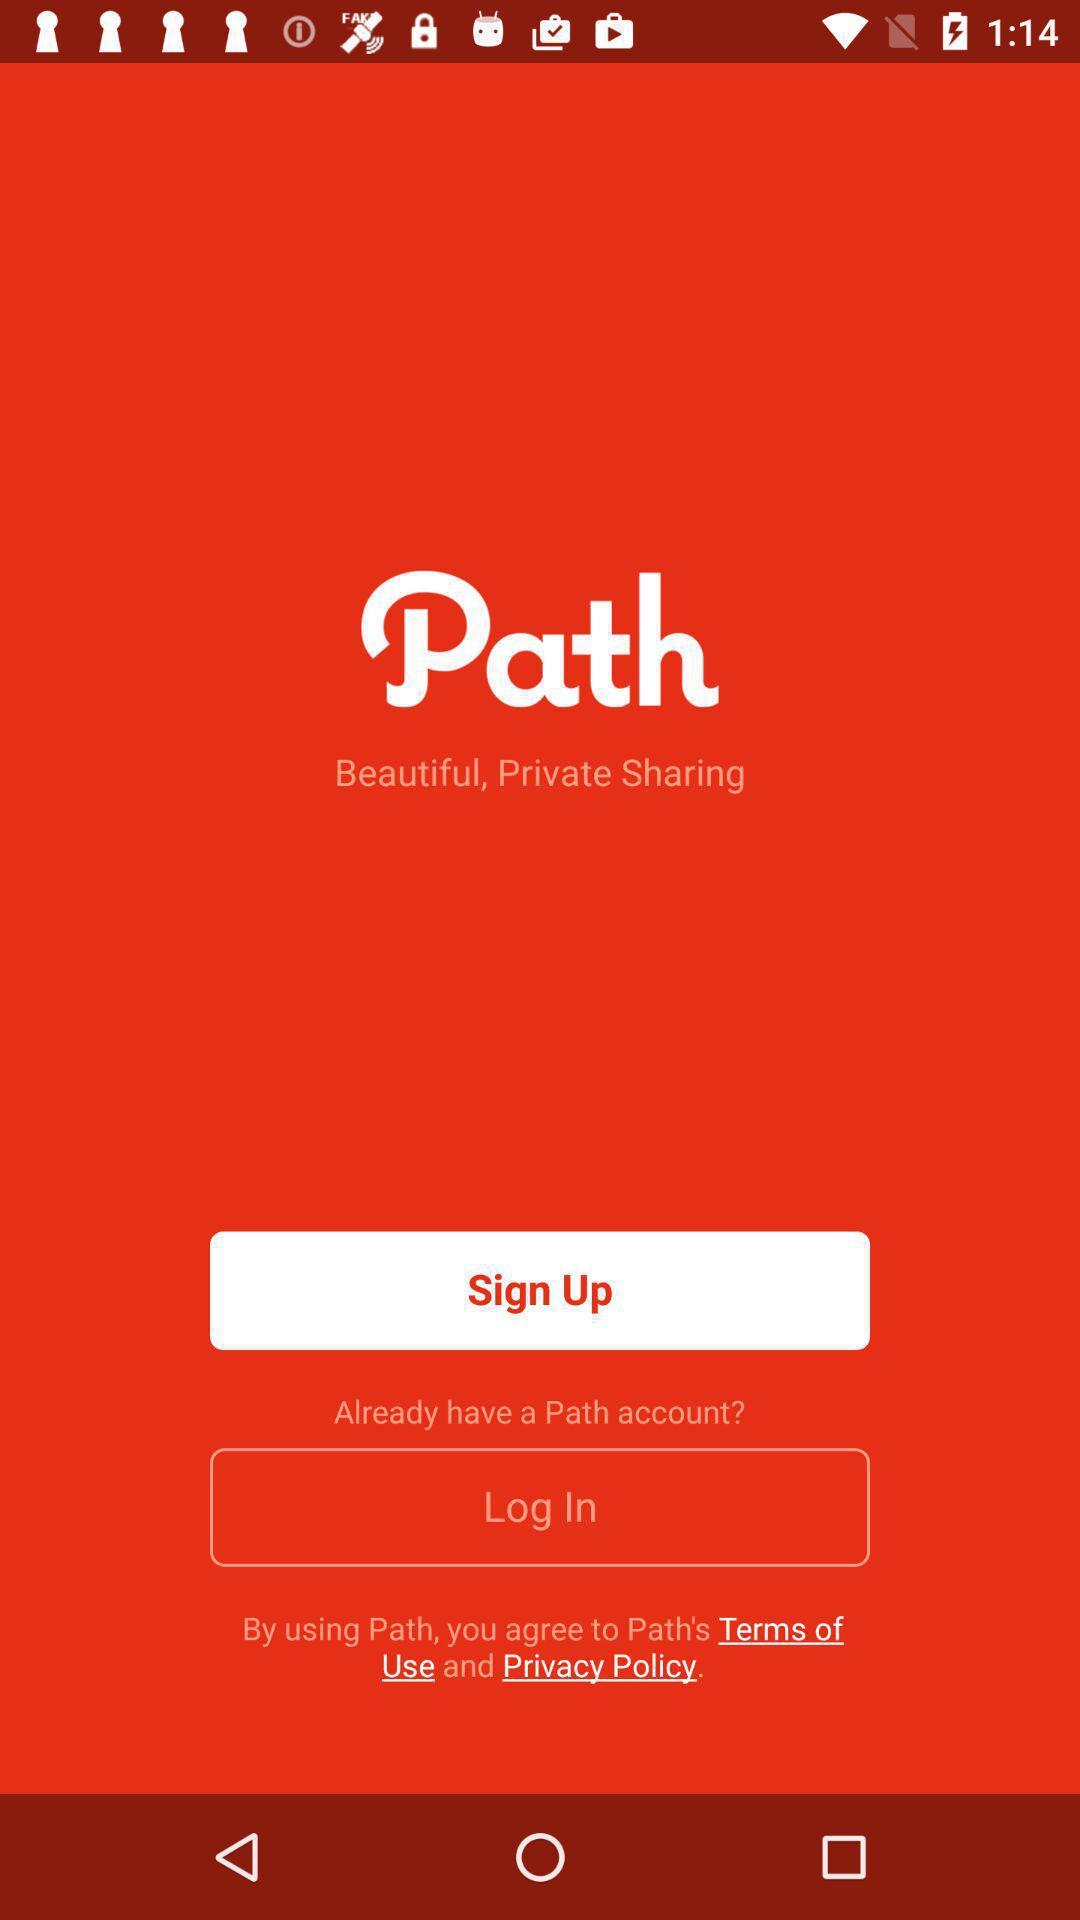  What do you see at coordinates (543, 1646) in the screenshot?
I see `by using path icon` at bounding box center [543, 1646].